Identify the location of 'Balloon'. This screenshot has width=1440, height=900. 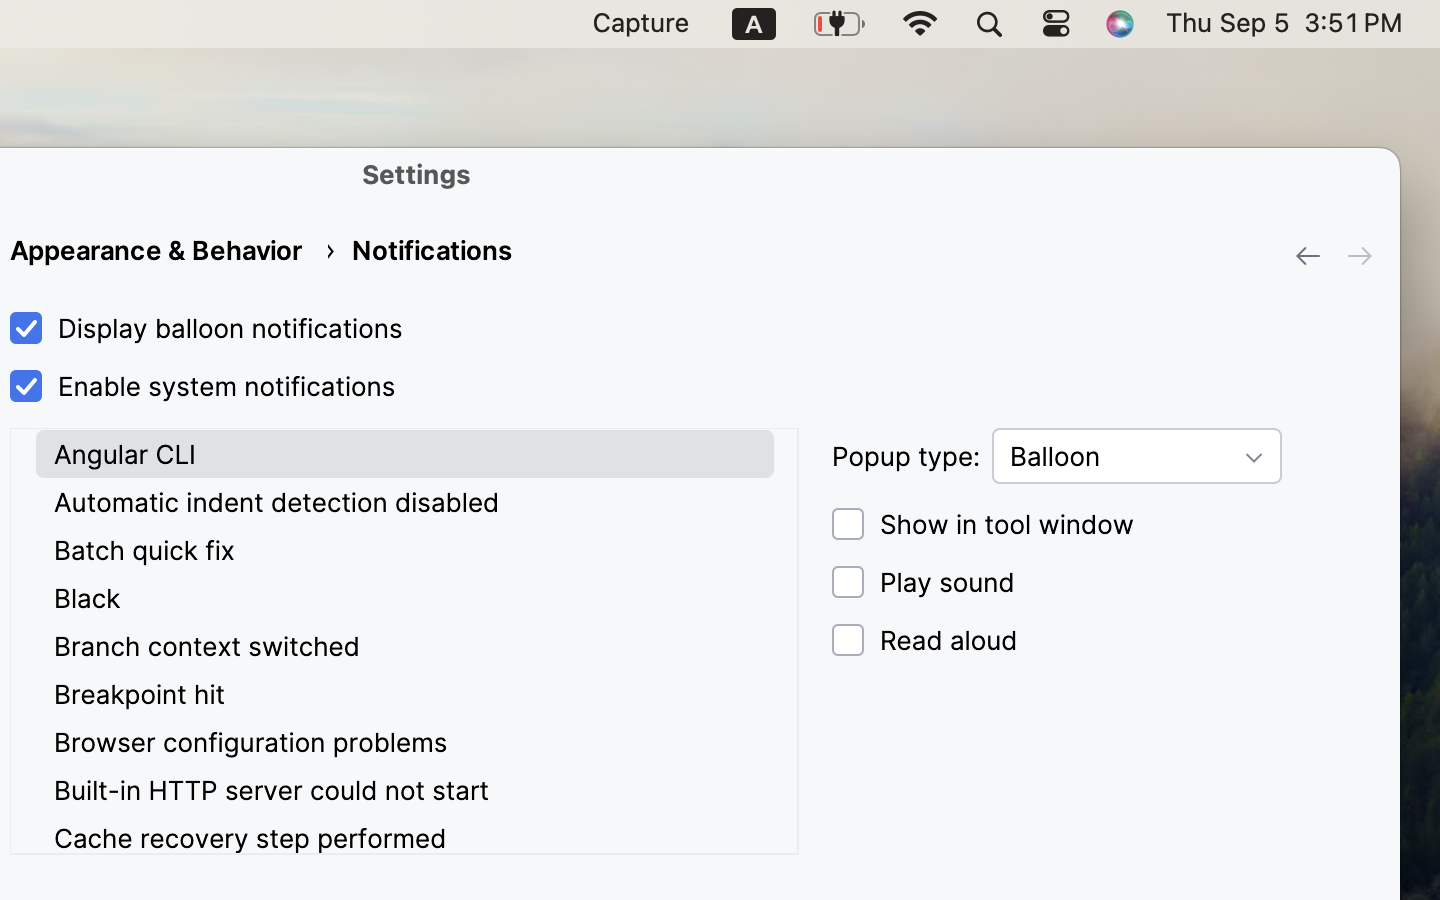
(1136, 455).